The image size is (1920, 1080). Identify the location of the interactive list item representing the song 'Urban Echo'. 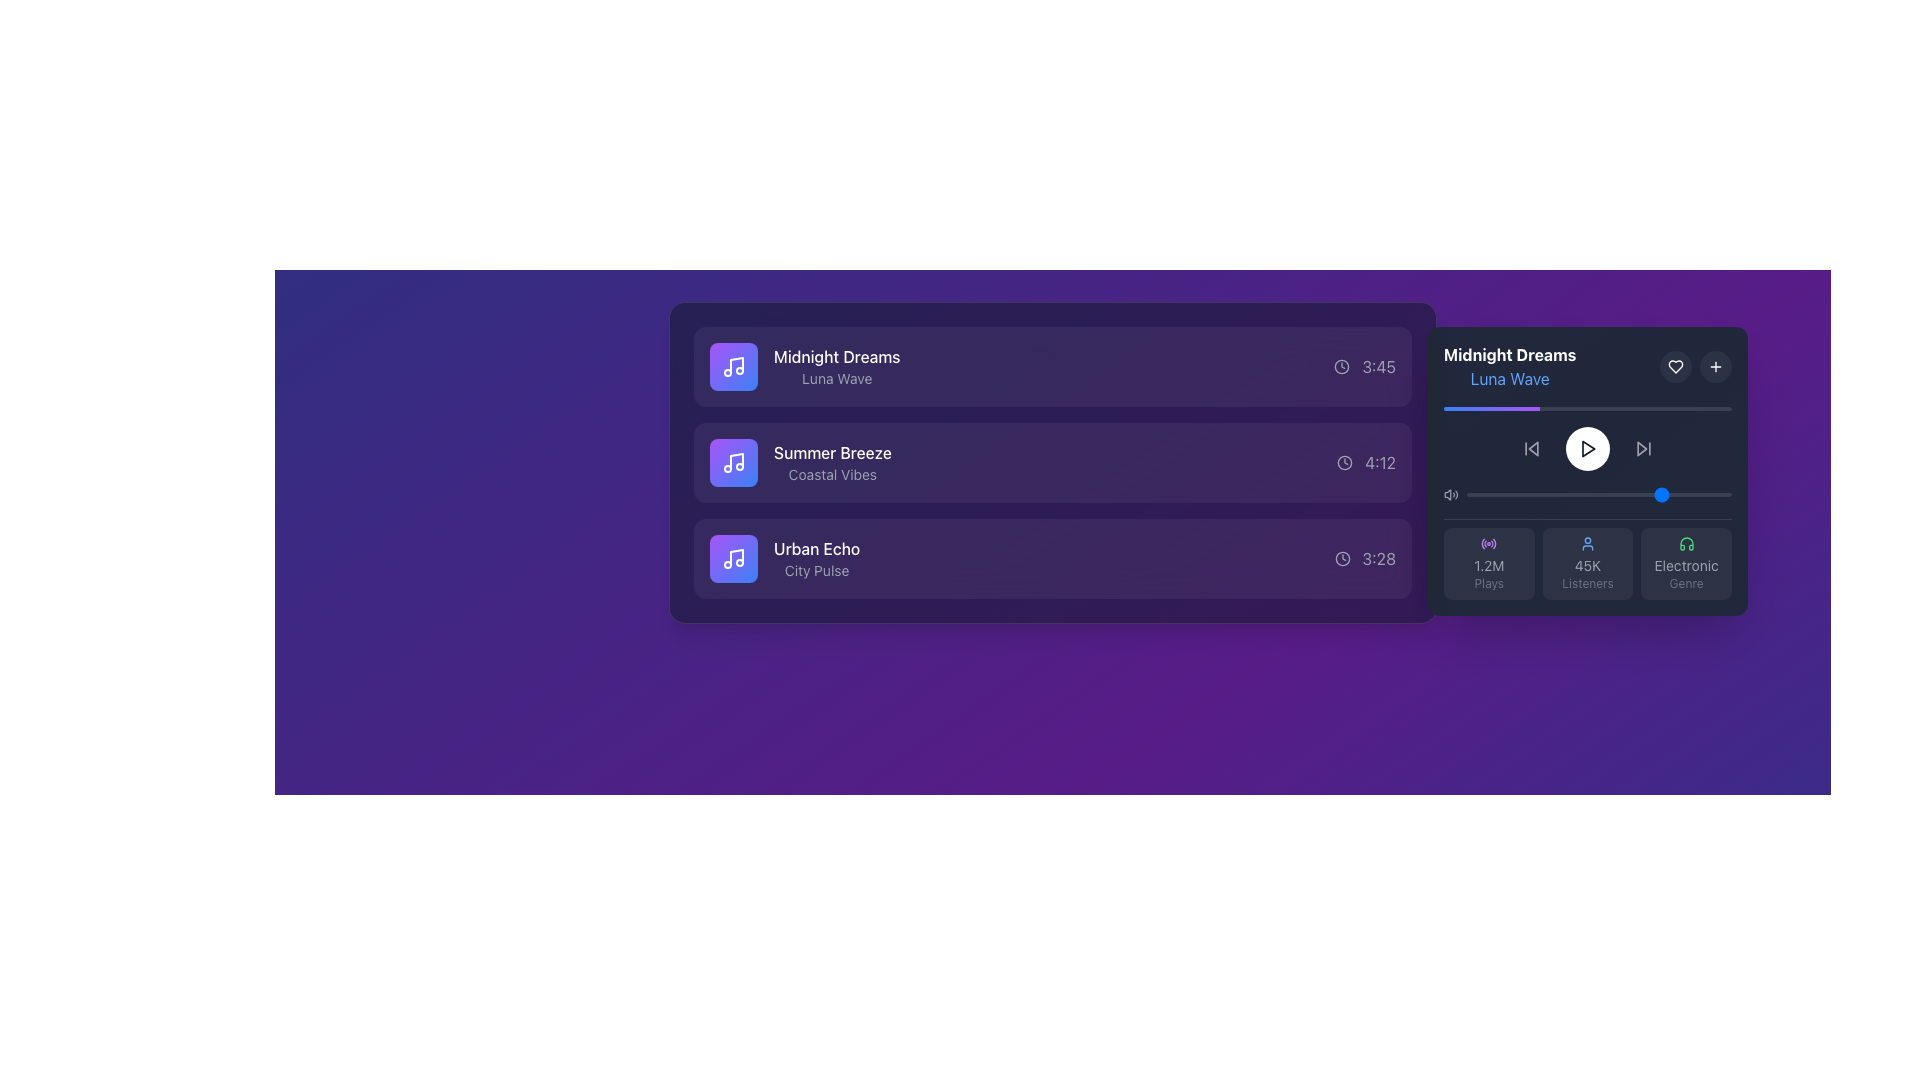
(1051, 559).